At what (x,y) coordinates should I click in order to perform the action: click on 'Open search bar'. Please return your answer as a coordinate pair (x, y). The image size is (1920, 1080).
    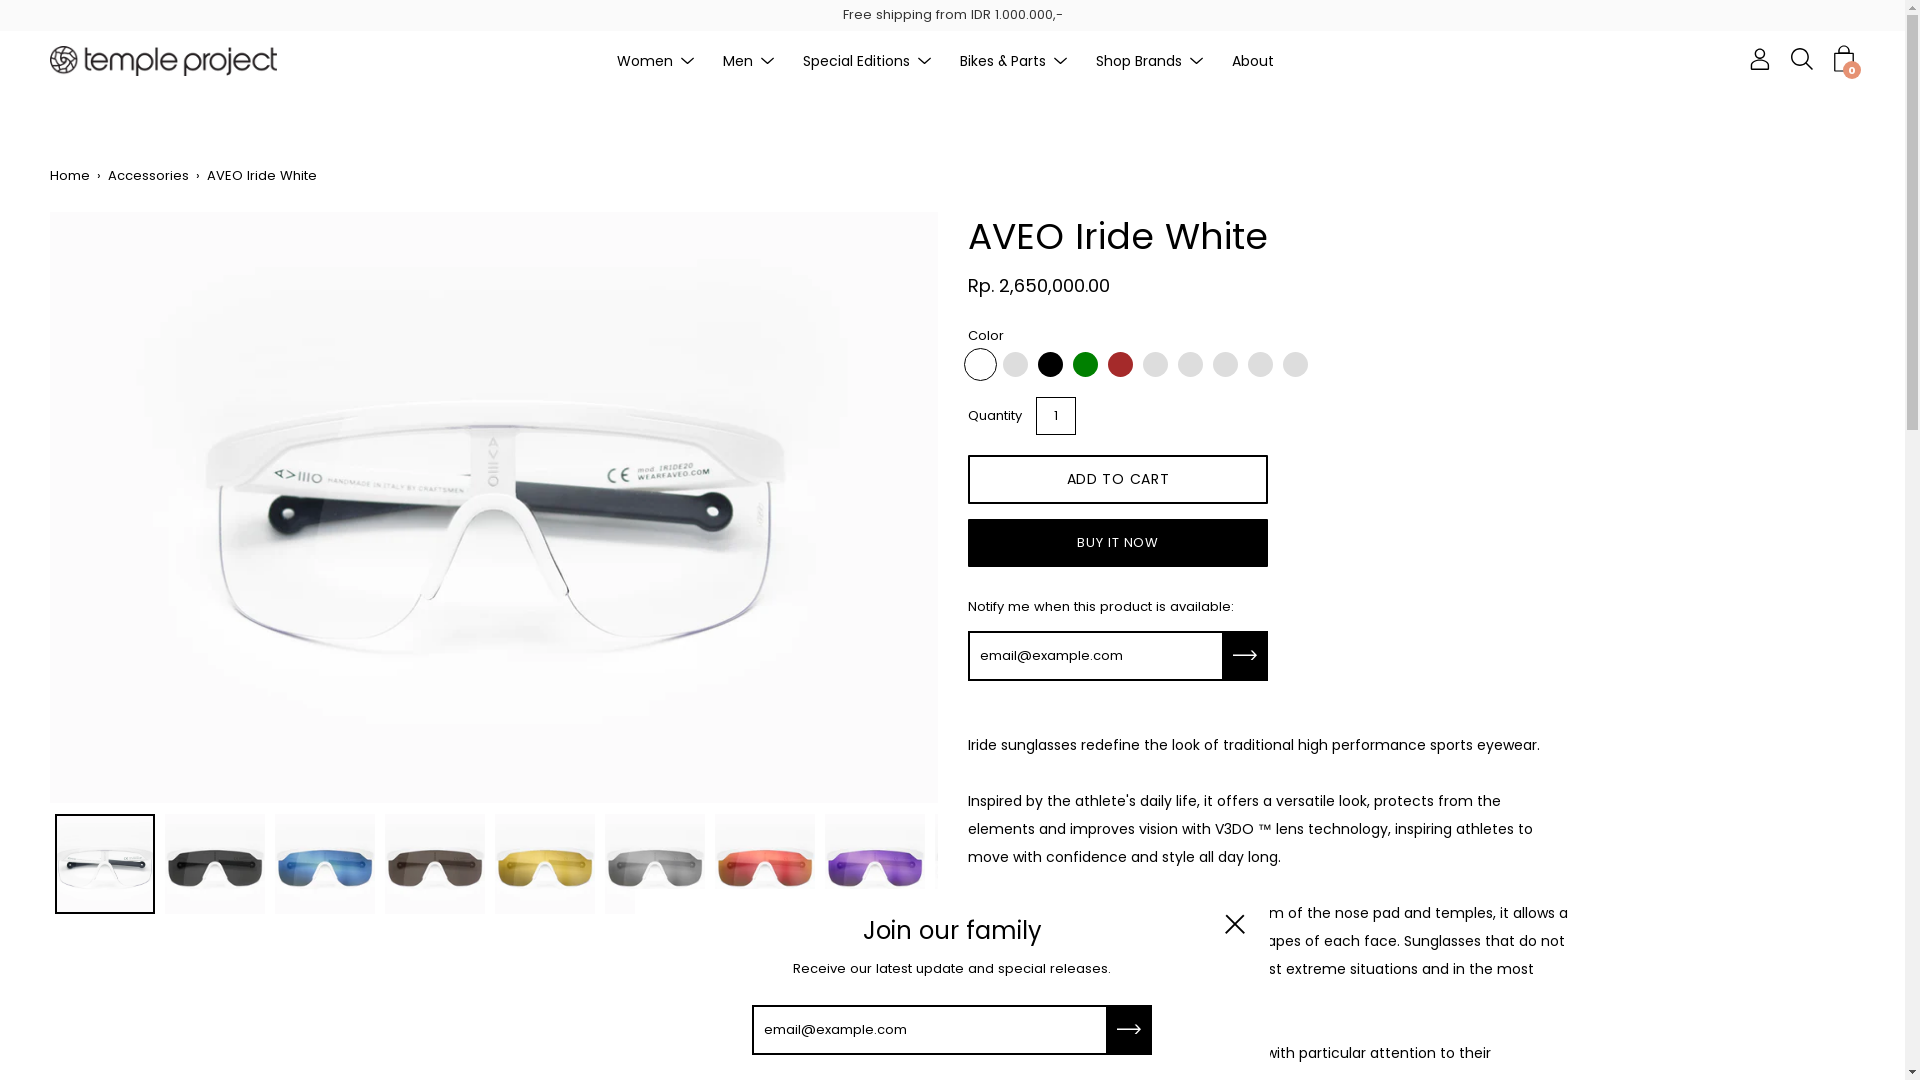
    Looking at the image, I should click on (1801, 57).